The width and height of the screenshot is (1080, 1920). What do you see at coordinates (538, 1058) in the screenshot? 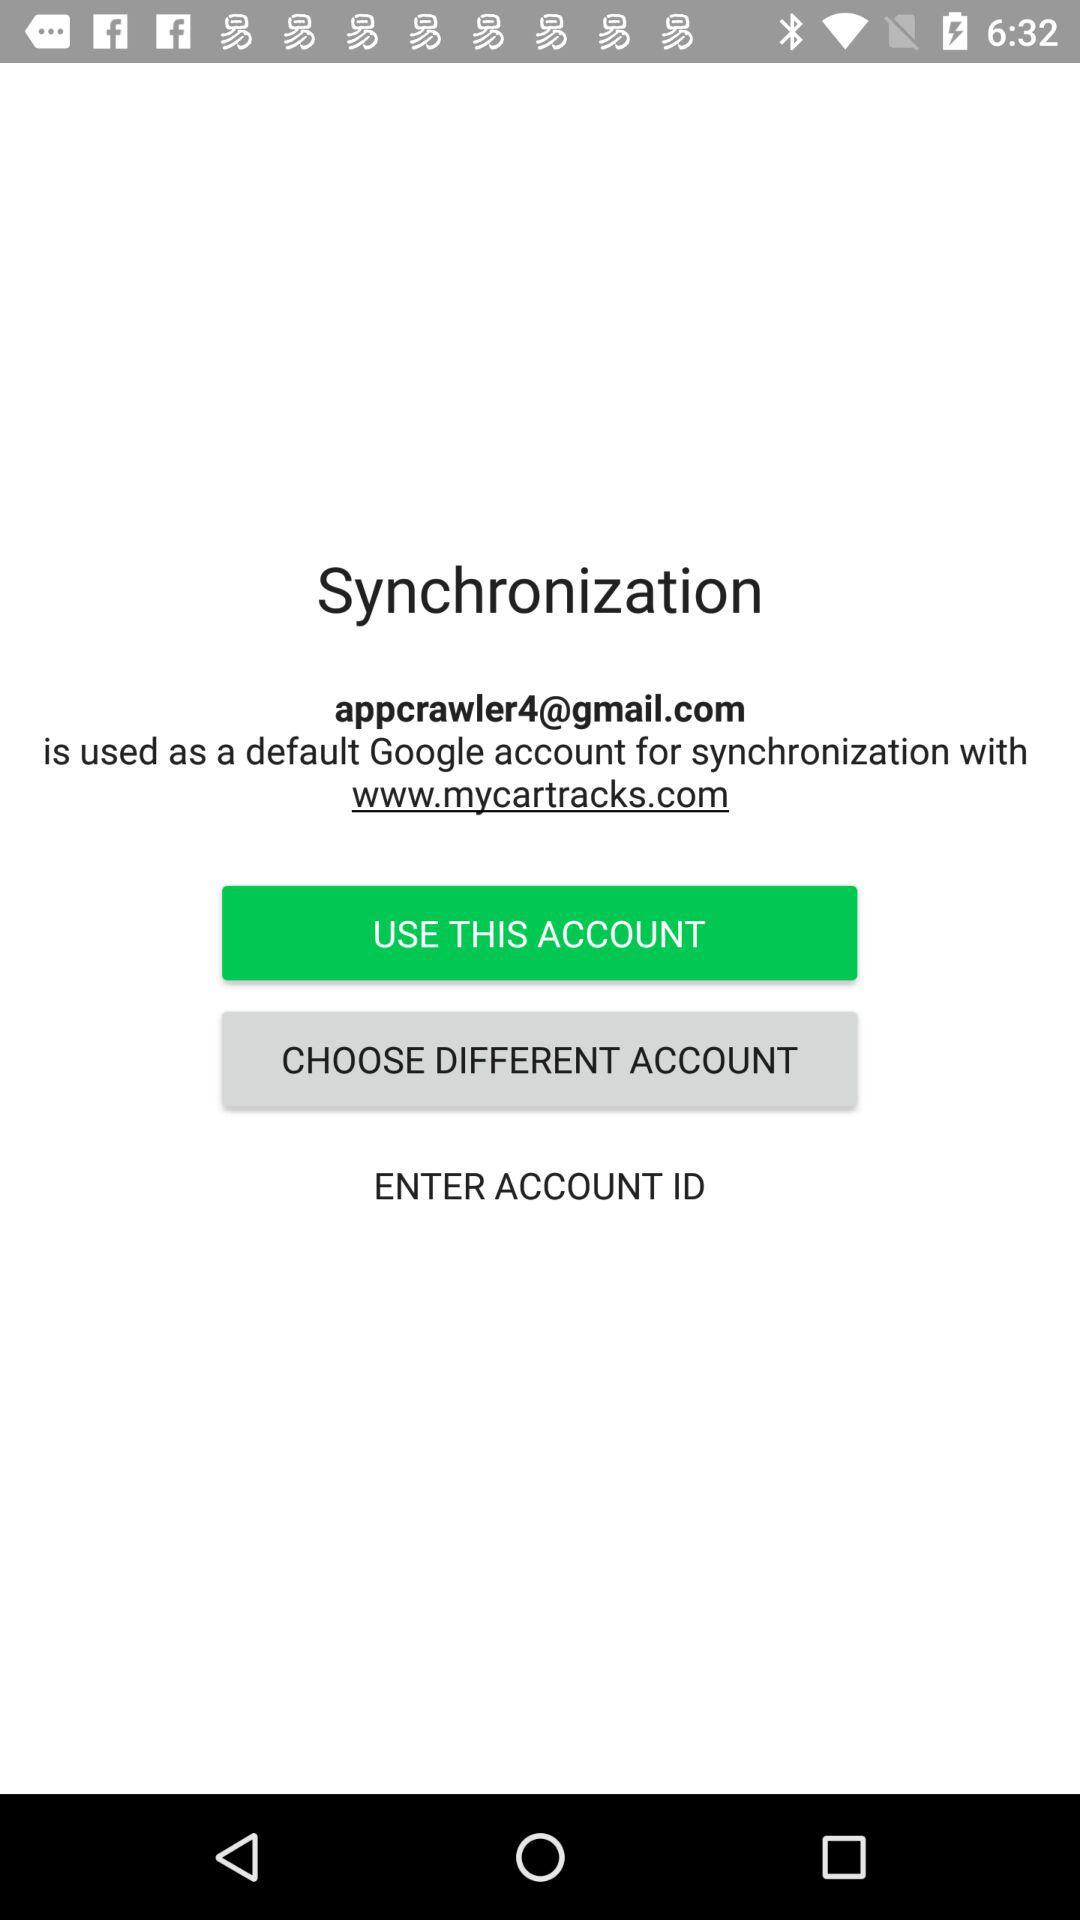
I see `the choose different account item` at bounding box center [538, 1058].